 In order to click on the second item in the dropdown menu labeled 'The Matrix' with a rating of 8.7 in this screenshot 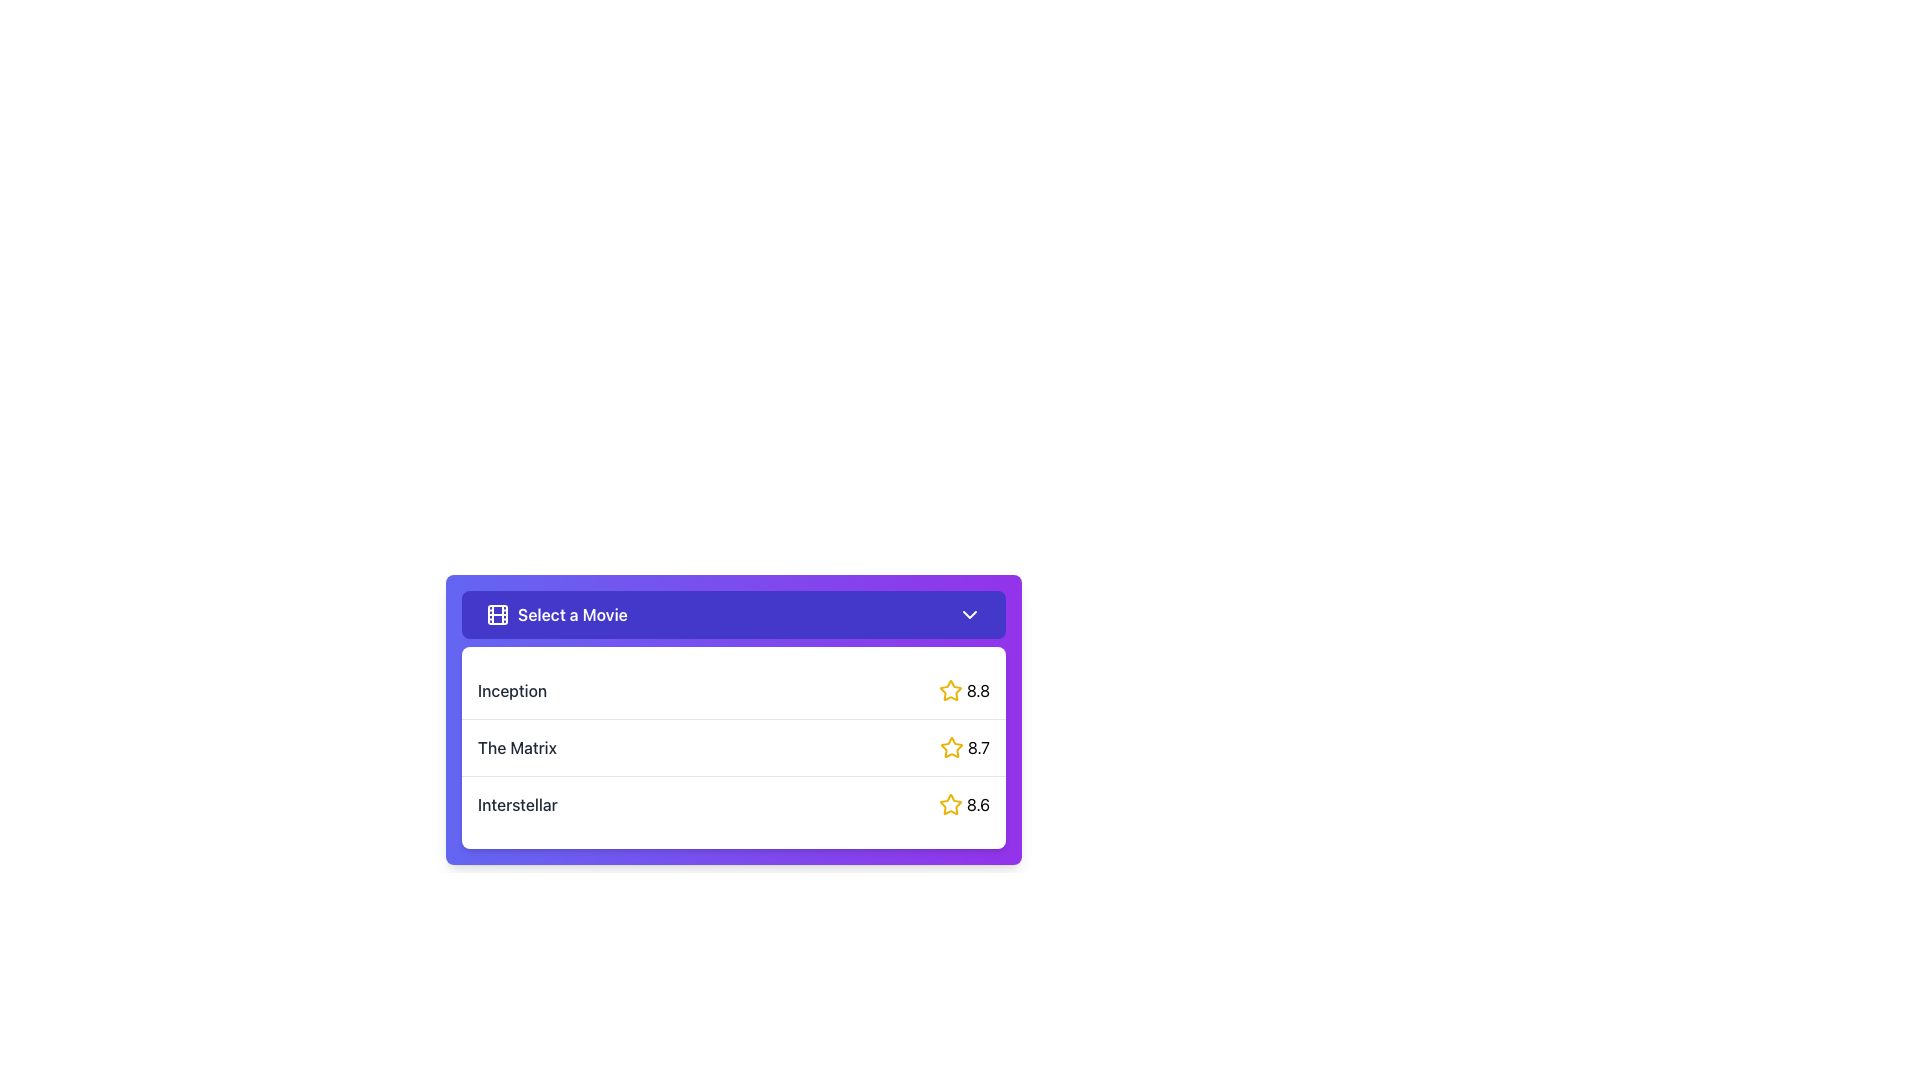, I will do `click(733, 748)`.